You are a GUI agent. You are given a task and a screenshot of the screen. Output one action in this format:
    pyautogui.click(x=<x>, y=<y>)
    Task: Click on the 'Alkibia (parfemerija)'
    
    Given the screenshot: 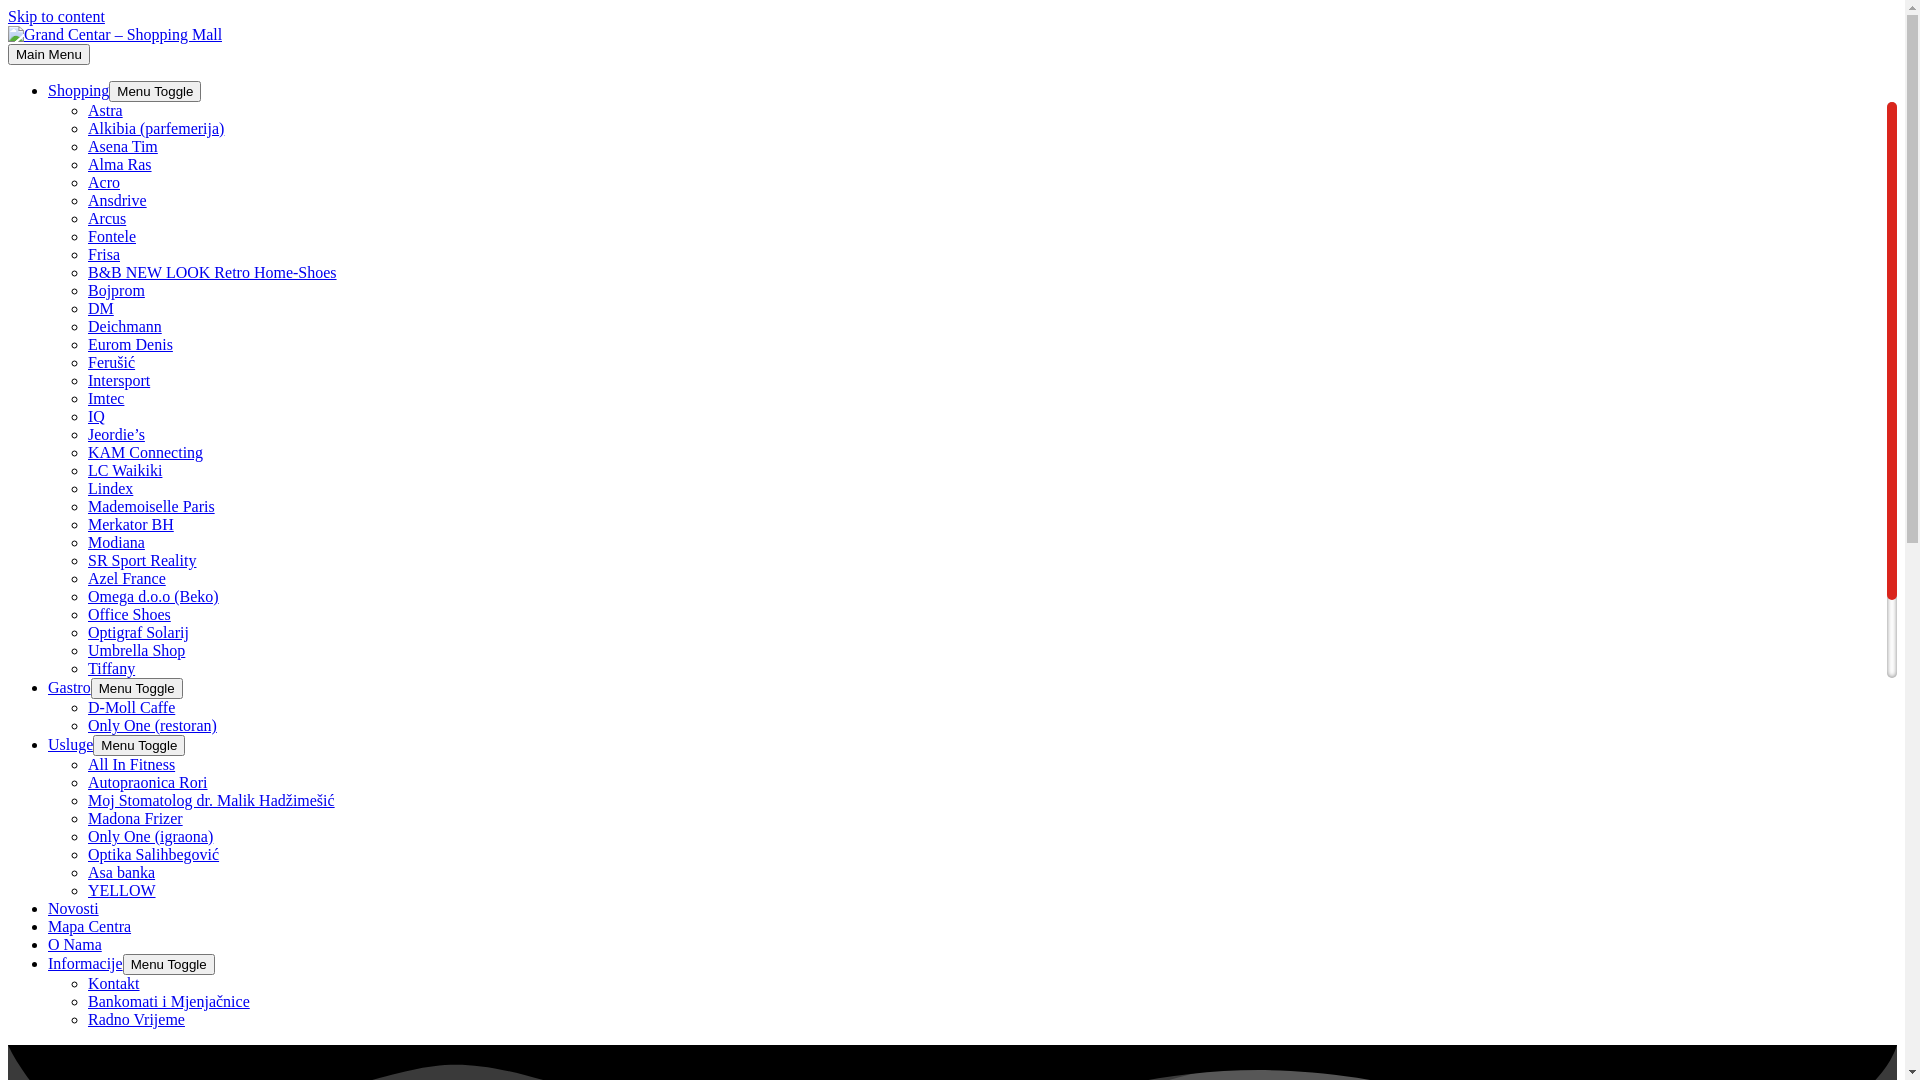 What is the action you would take?
    pyautogui.click(x=155, y=128)
    